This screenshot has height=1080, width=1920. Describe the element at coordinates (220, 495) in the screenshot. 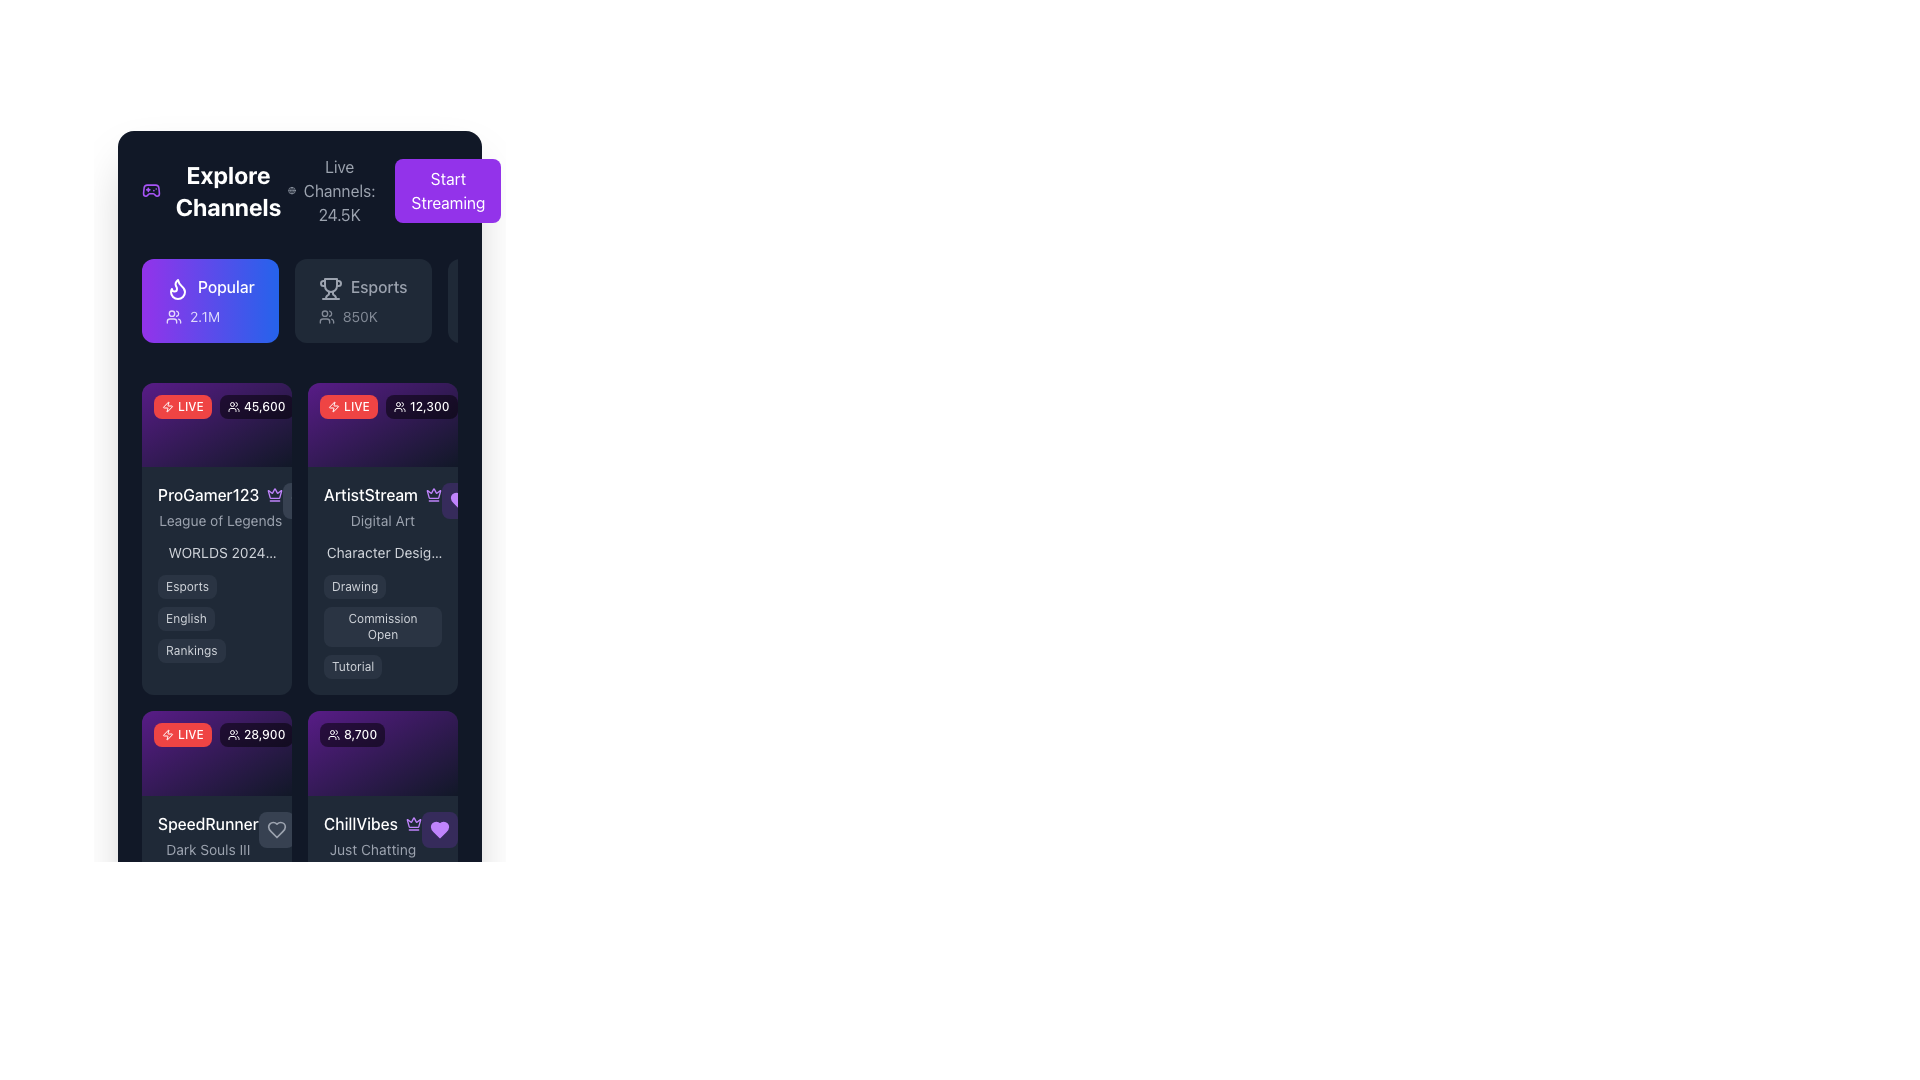

I see `the displayed username 'ProGamer123' which is styled in a white bold font and located below the 'LIVE' button and above the game title 'League of Legends'` at that location.